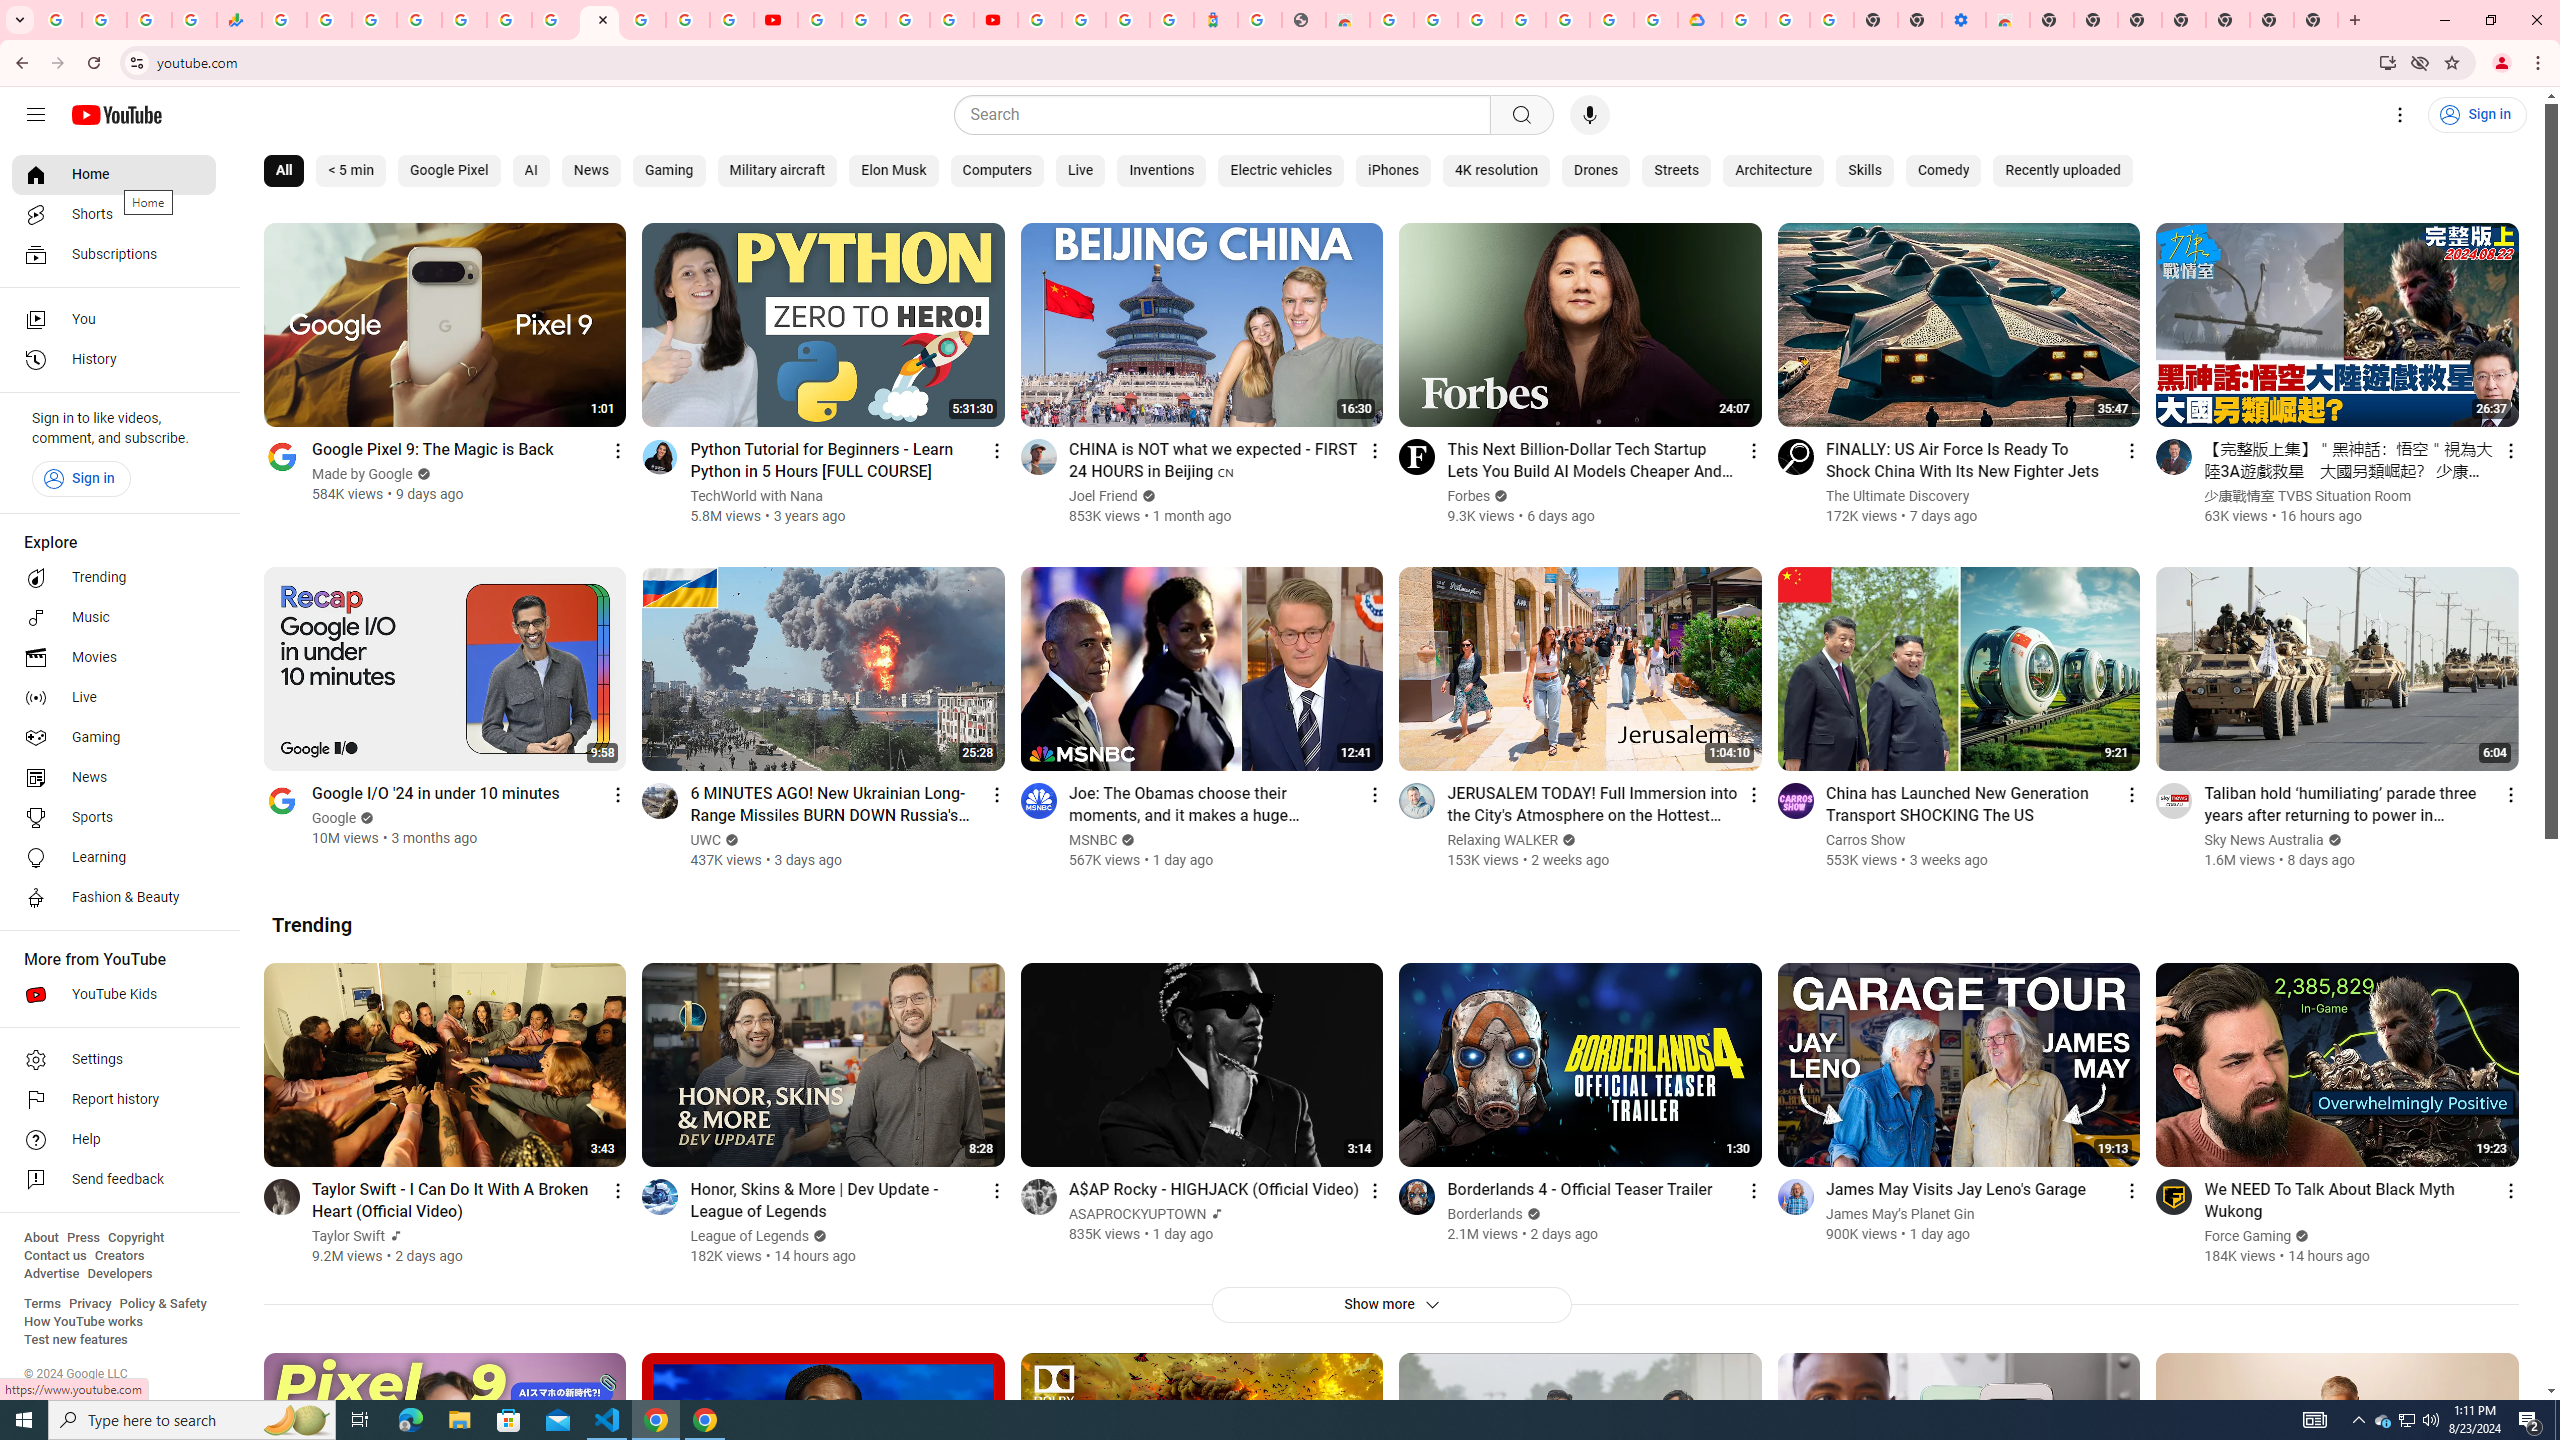  Describe the element at coordinates (1595, 171) in the screenshot. I see `'Drones'` at that location.